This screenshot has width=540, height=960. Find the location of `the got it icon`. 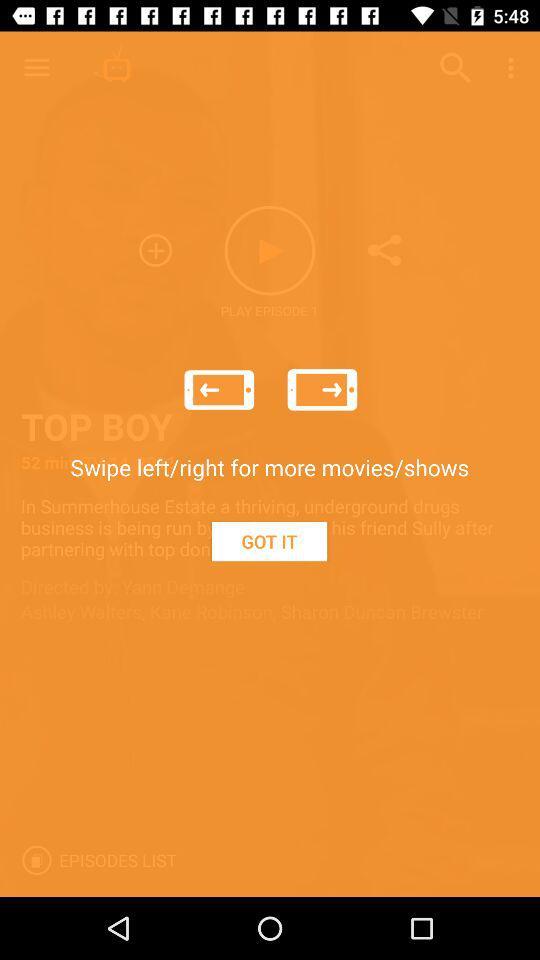

the got it icon is located at coordinates (269, 541).